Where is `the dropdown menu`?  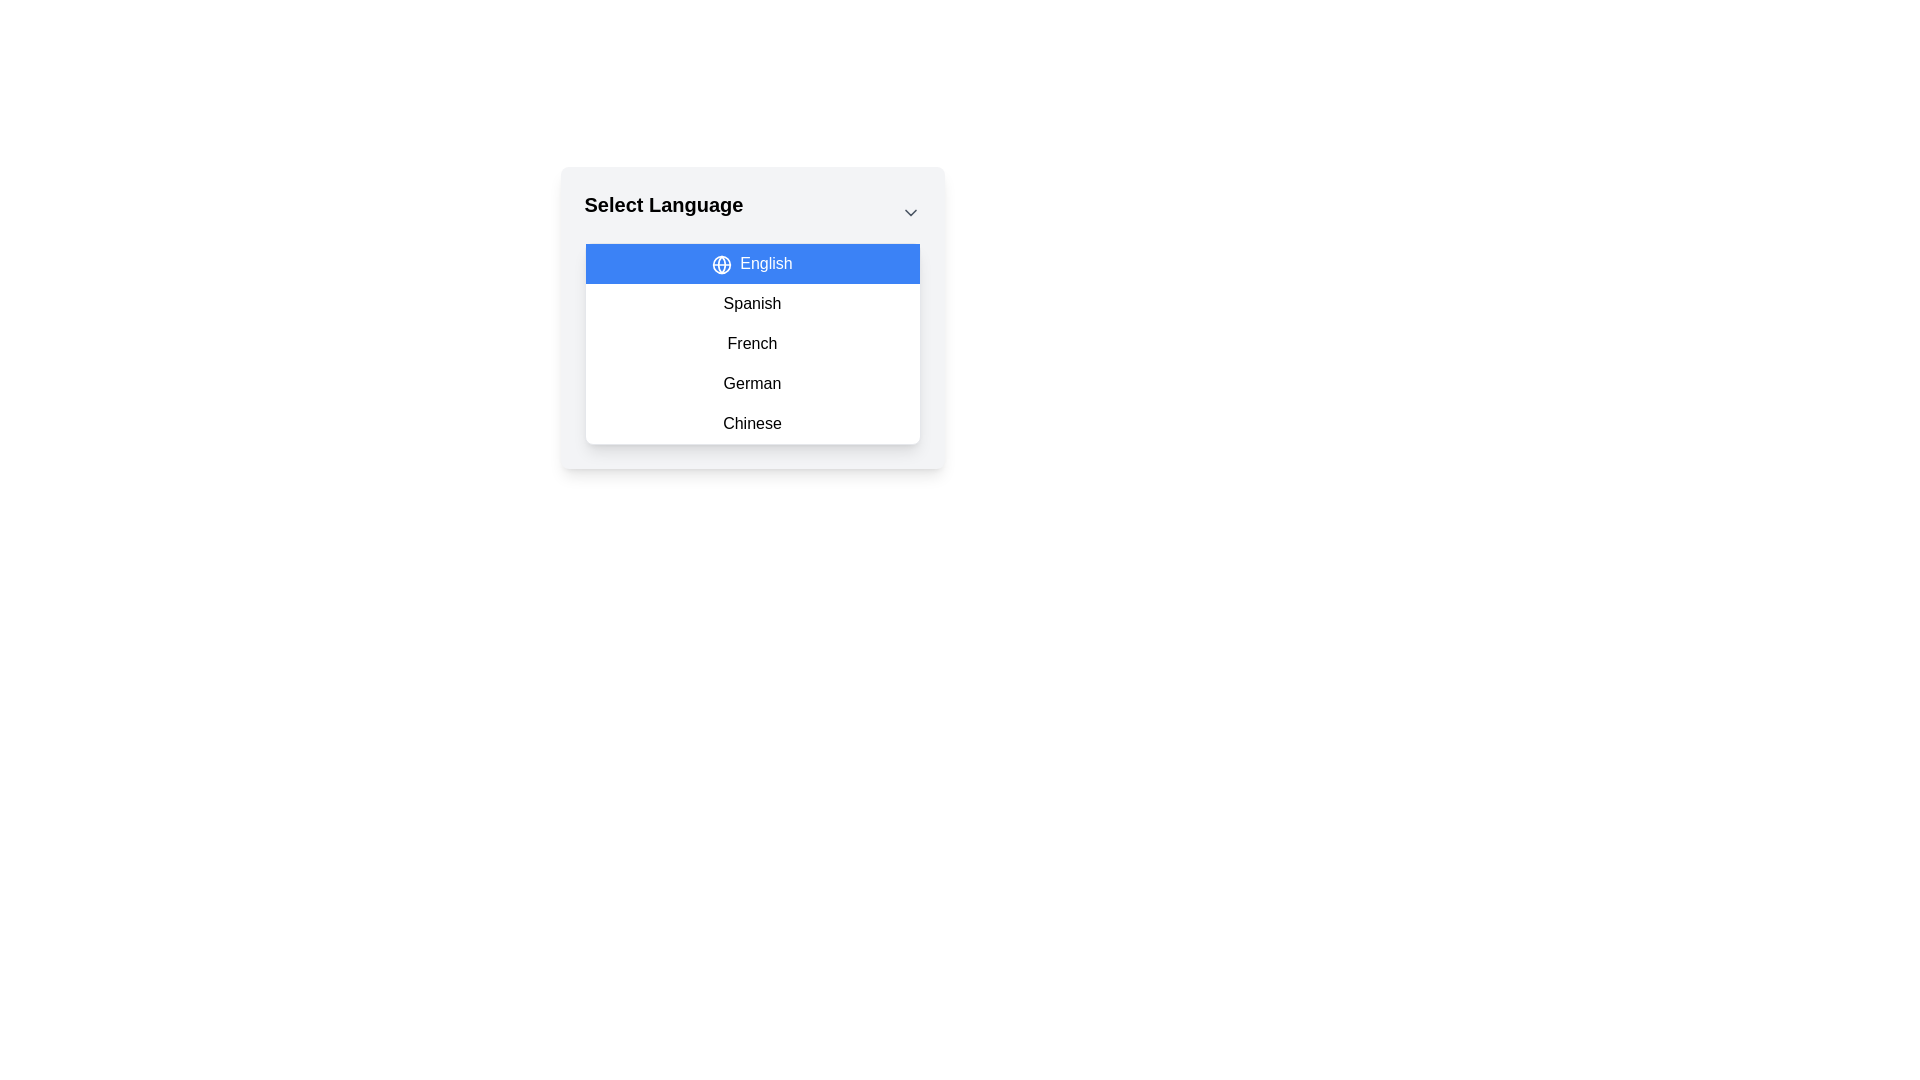
the dropdown menu is located at coordinates (751, 342).